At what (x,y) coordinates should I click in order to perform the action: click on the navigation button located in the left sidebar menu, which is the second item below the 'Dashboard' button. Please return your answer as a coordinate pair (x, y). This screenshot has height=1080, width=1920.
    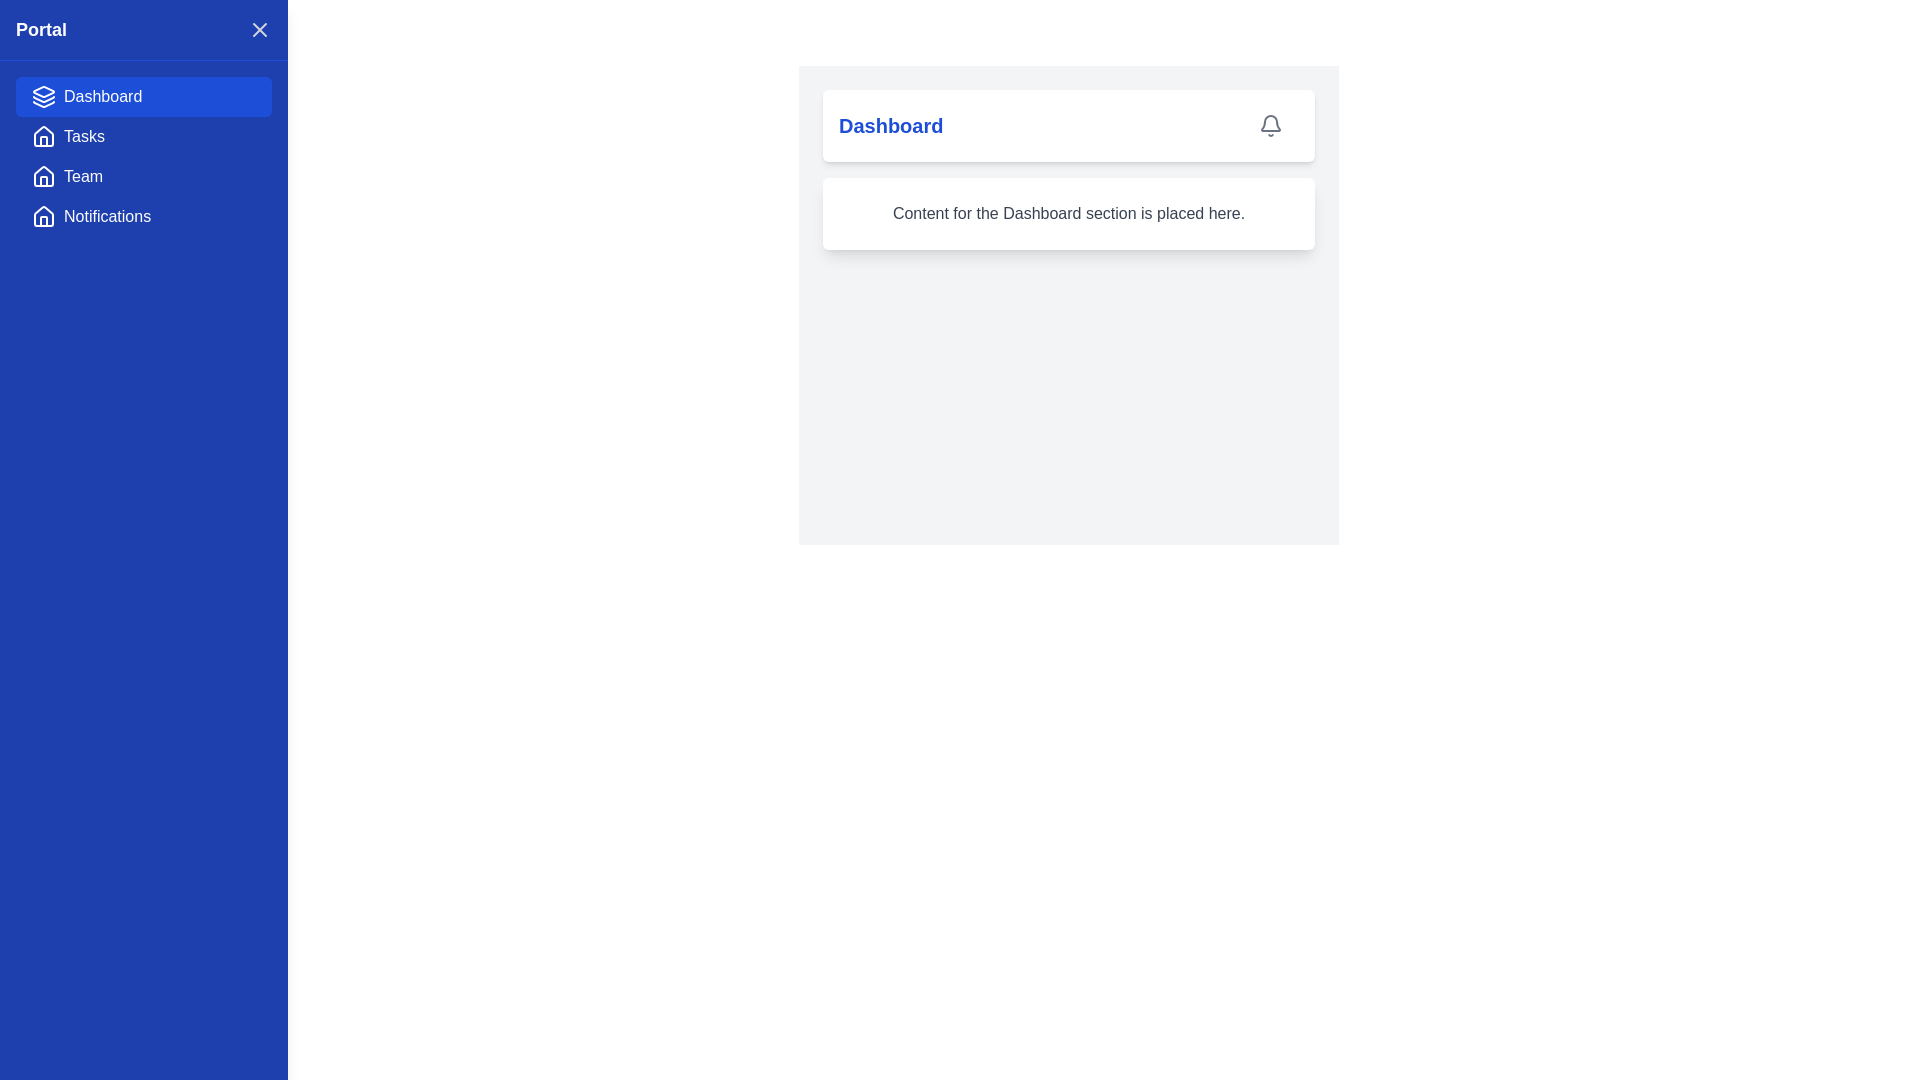
    Looking at the image, I should click on (143, 136).